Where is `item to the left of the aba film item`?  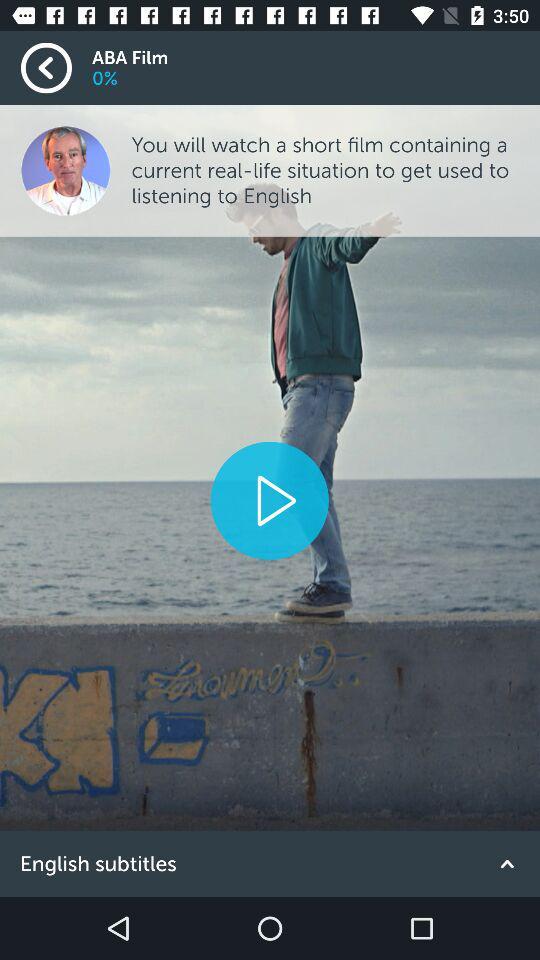
item to the left of the aba film item is located at coordinates (56, 68).